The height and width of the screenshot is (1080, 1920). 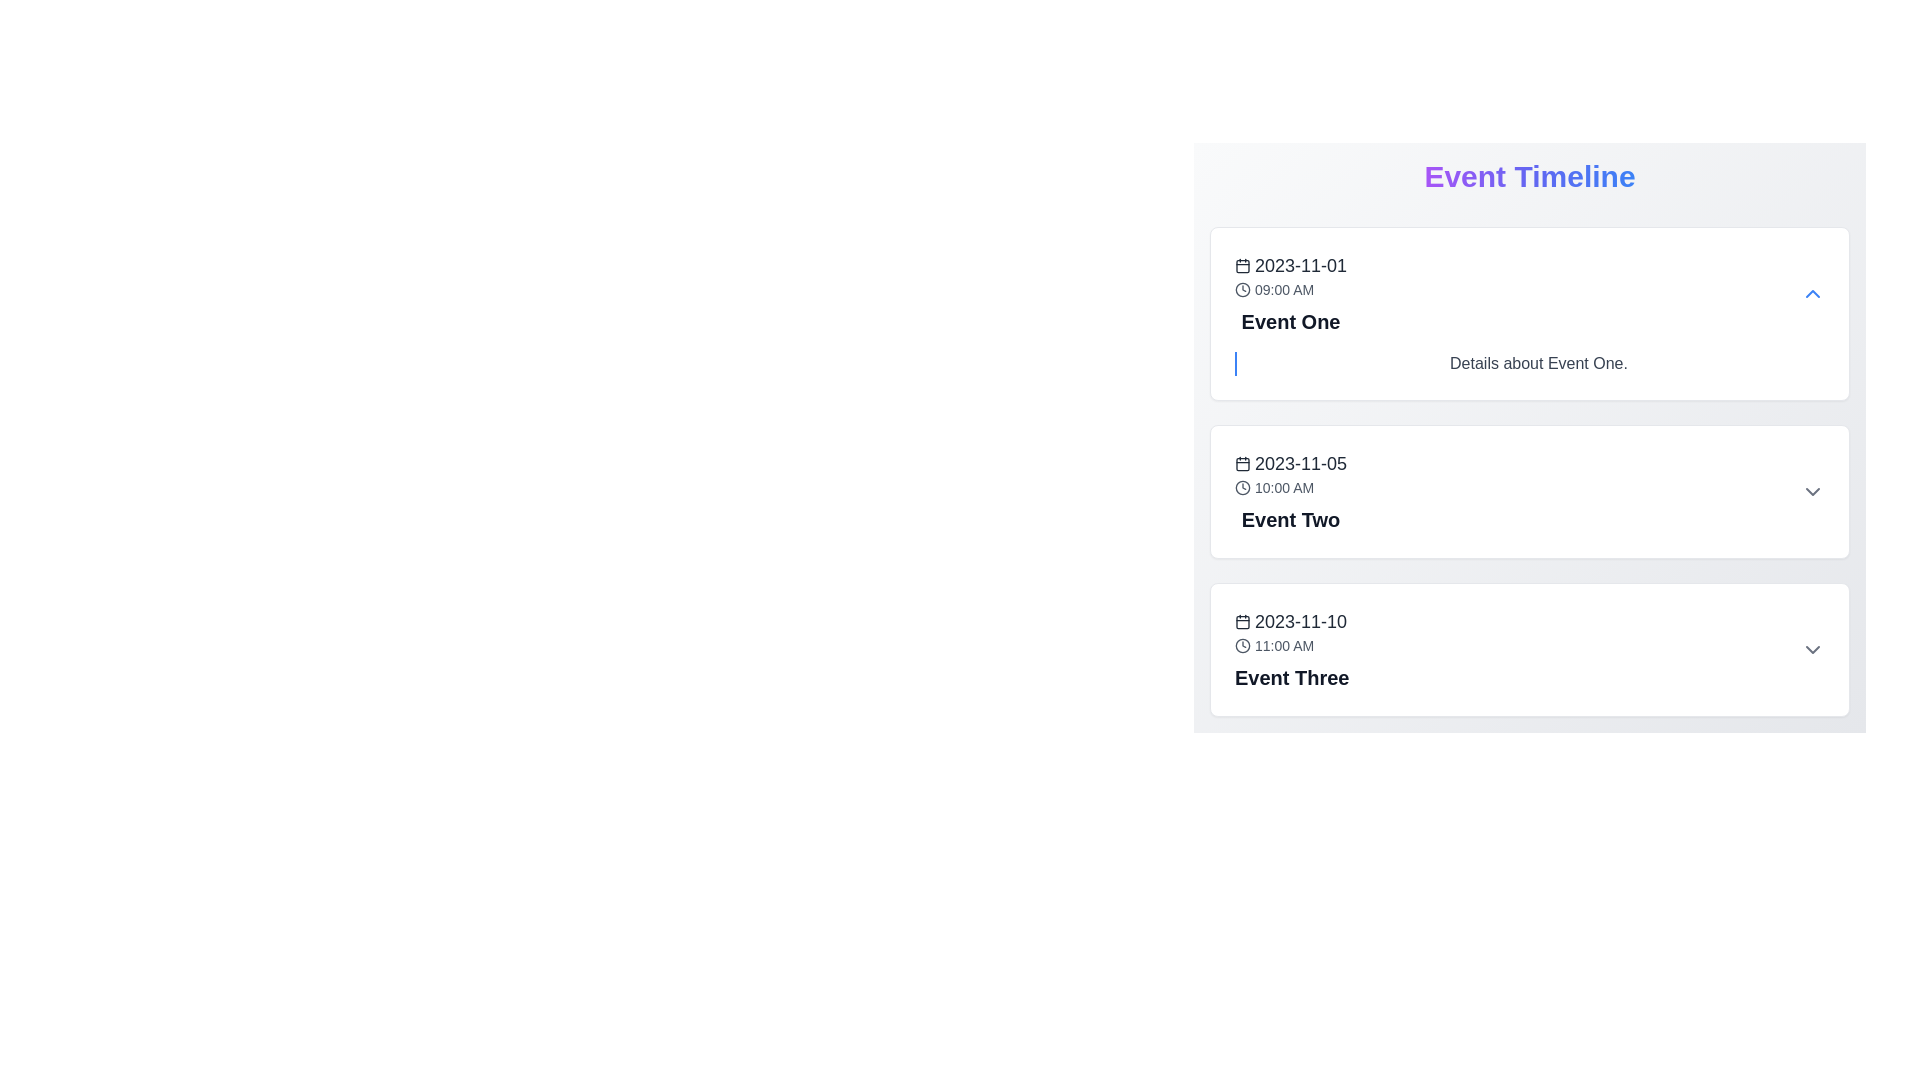 I want to click on the text label 'Event Two', which is a large, bold, dark gray text on a light background located in the second section of the event list, so click(x=1291, y=519).